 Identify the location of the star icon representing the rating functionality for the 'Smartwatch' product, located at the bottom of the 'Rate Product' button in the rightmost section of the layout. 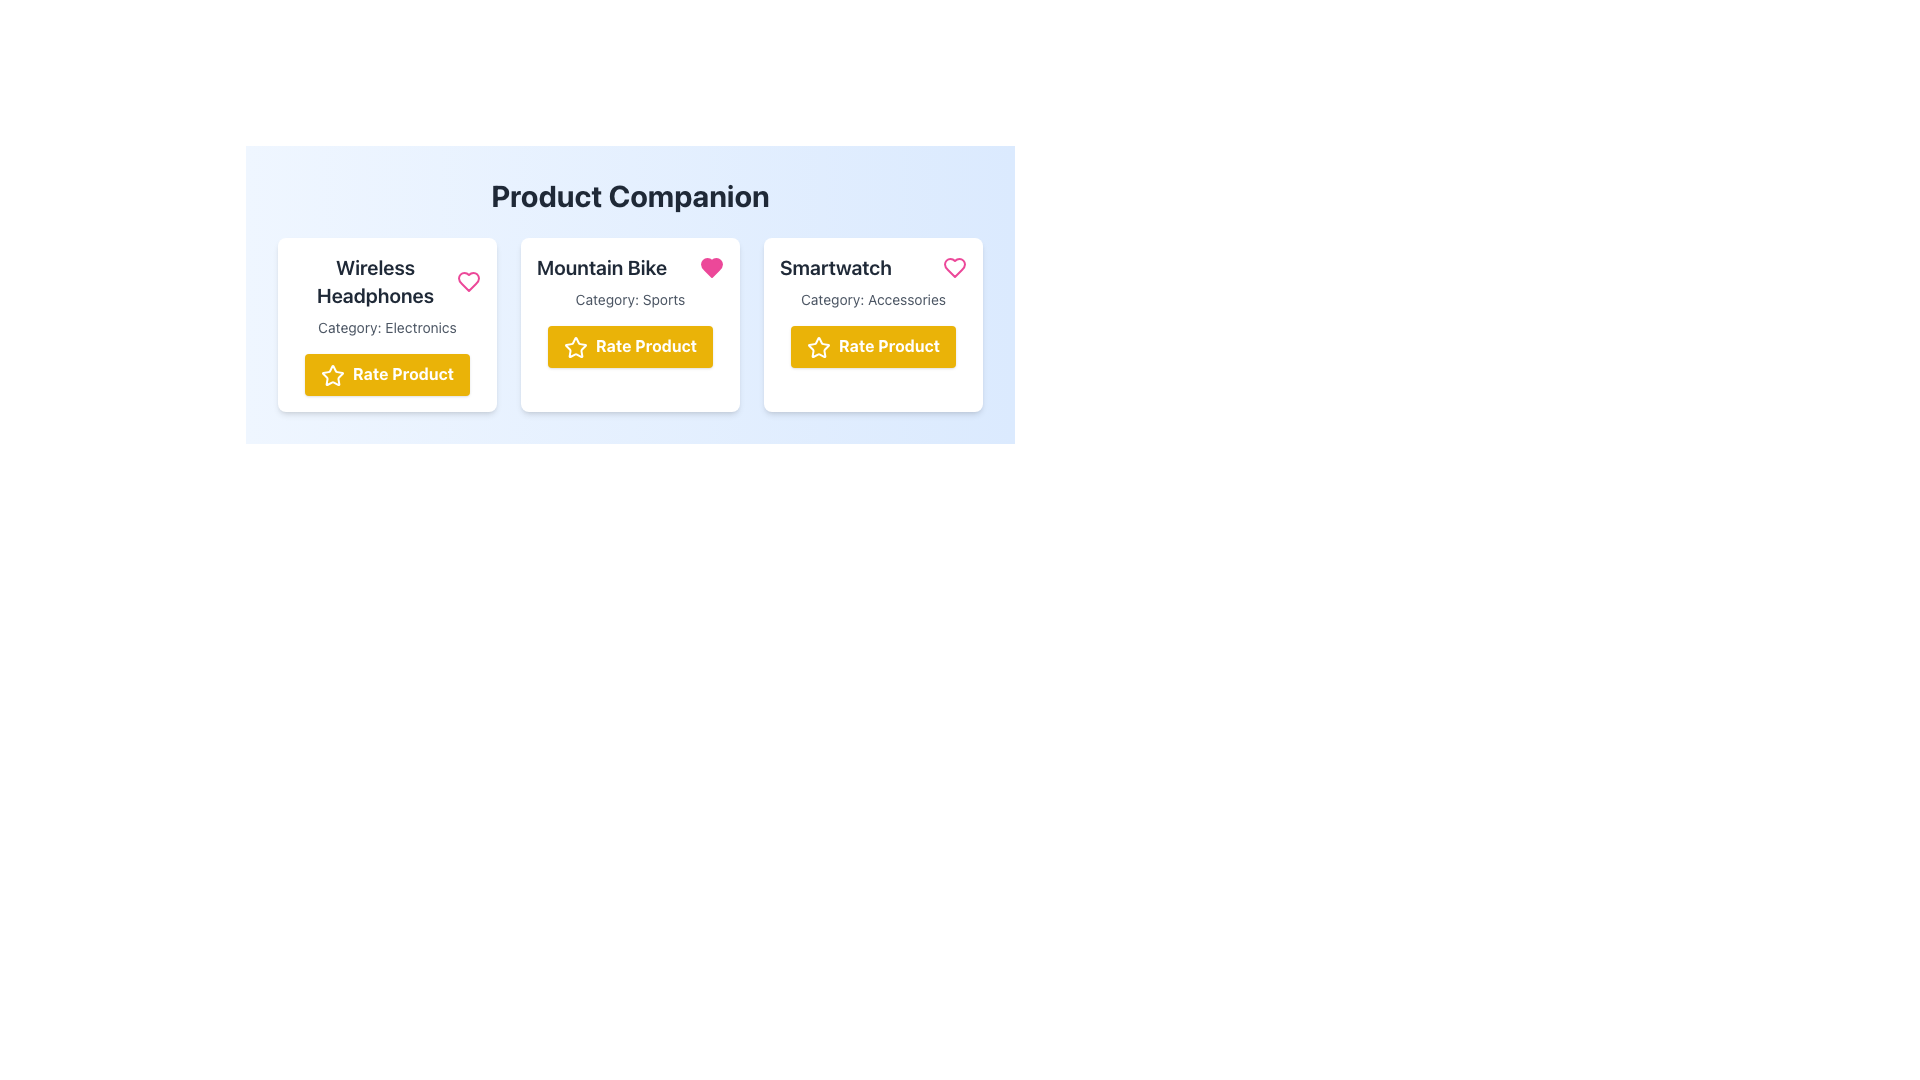
(818, 346).